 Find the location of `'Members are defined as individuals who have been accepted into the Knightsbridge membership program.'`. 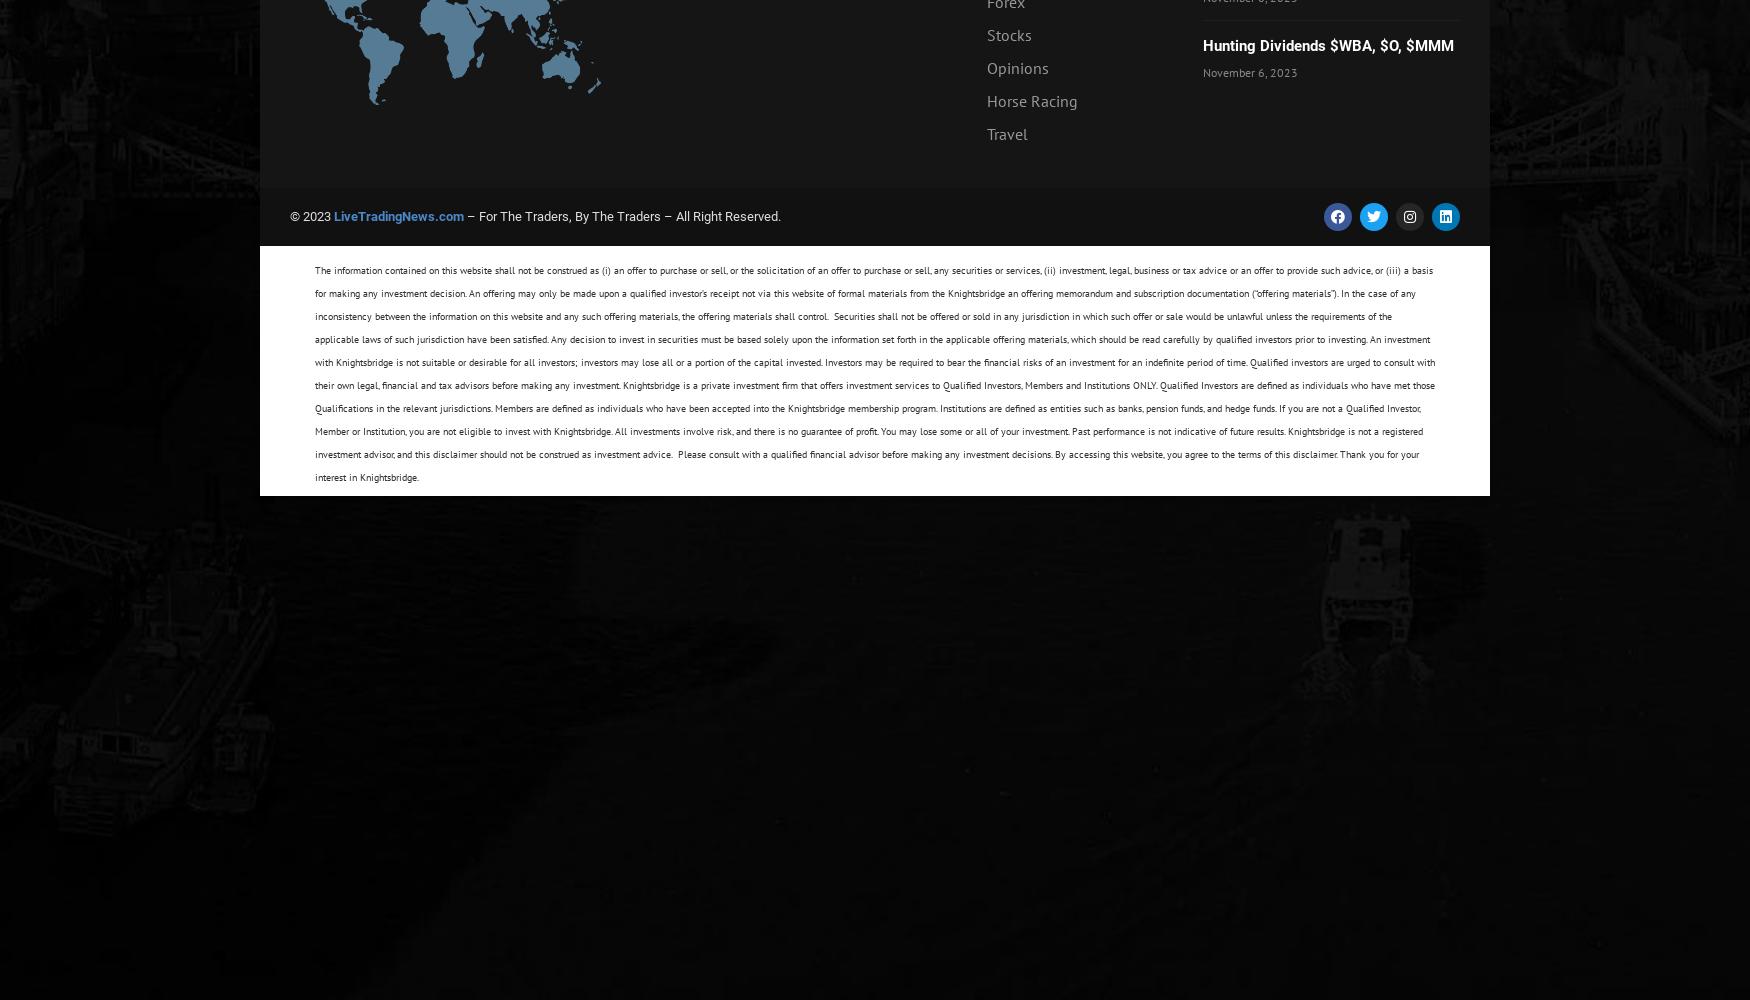

'Members are defined as individuals who have been accepted into the Knightsbridge membership program.' is located at coordinates (717, 408).